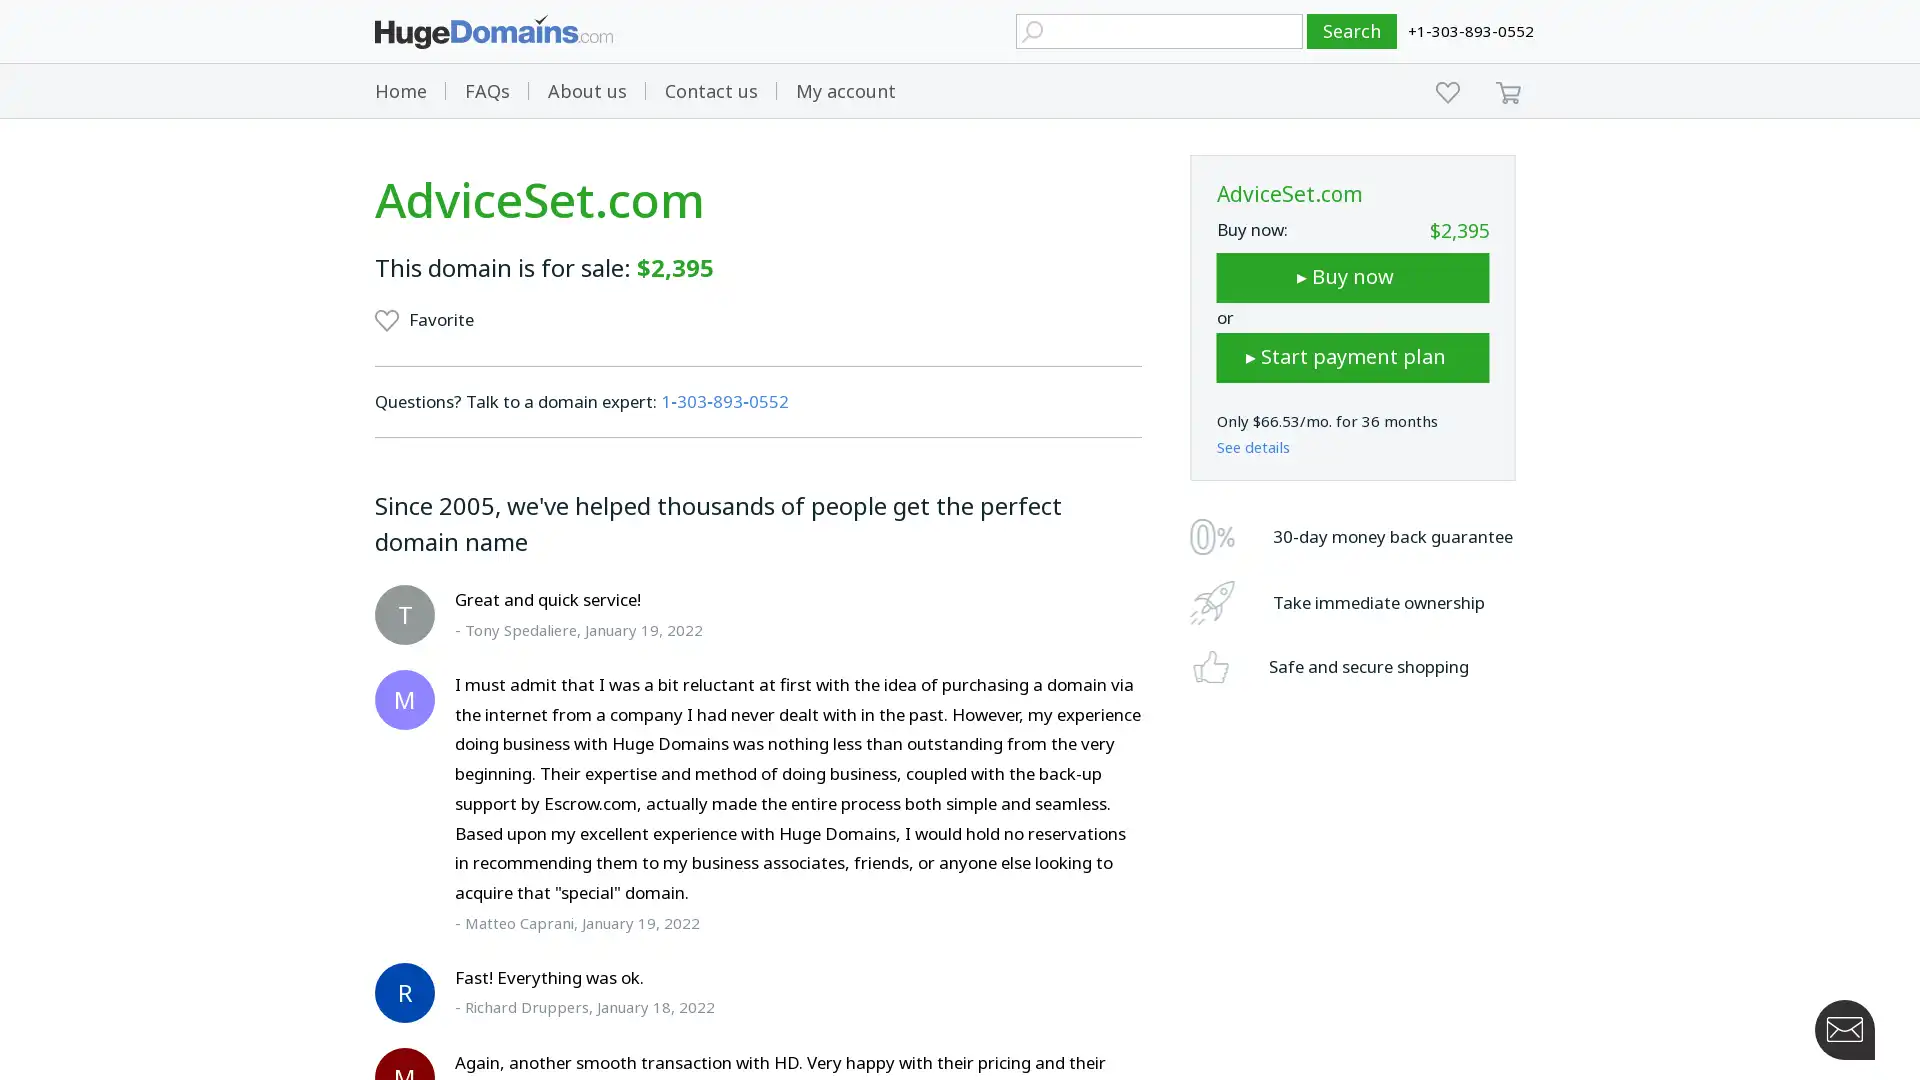 The width and height of the screenshot is (1920, 1080). Describe the element at coordinates (1352, 31) in the screenshot. I see `Search` at that location.